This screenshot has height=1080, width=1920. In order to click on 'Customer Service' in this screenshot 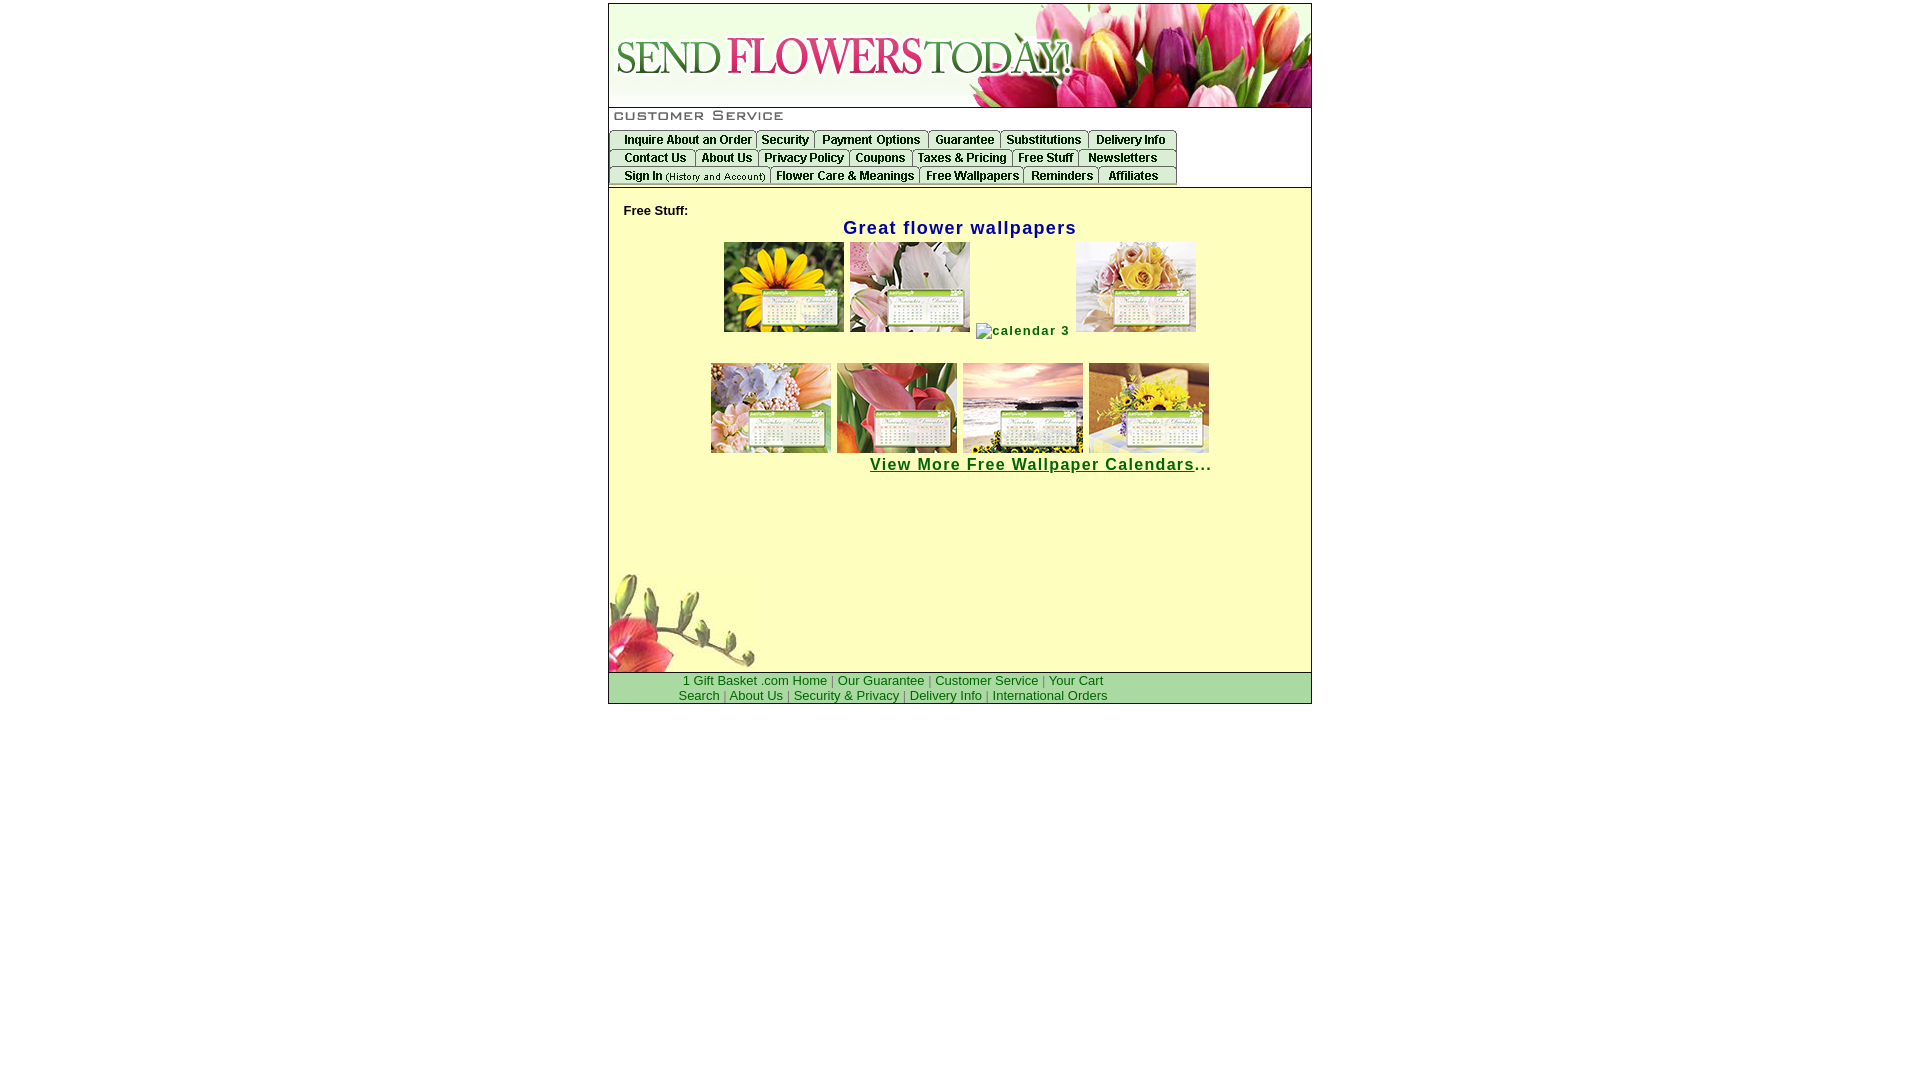, I will do `click(986, 679)`.